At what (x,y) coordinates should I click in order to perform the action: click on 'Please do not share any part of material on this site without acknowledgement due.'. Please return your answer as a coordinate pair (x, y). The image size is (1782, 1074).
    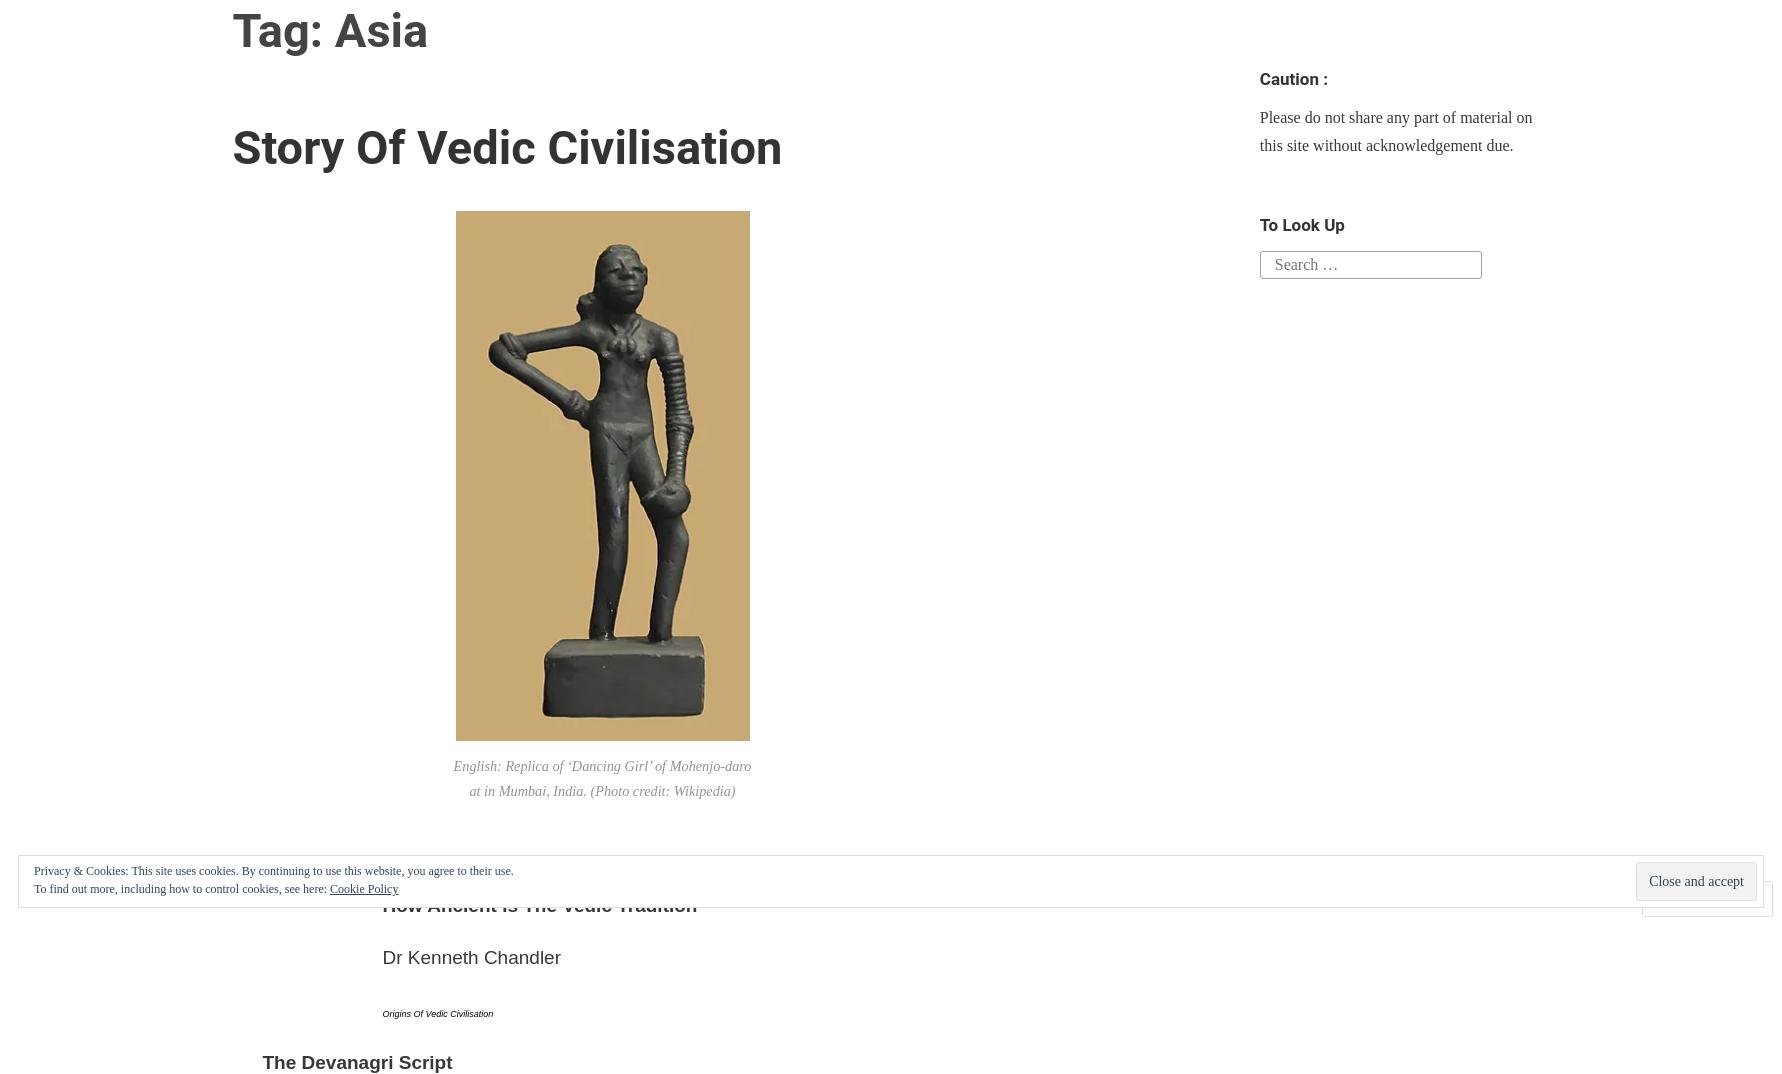
    Looking at the image, I should click on (1258, 129).